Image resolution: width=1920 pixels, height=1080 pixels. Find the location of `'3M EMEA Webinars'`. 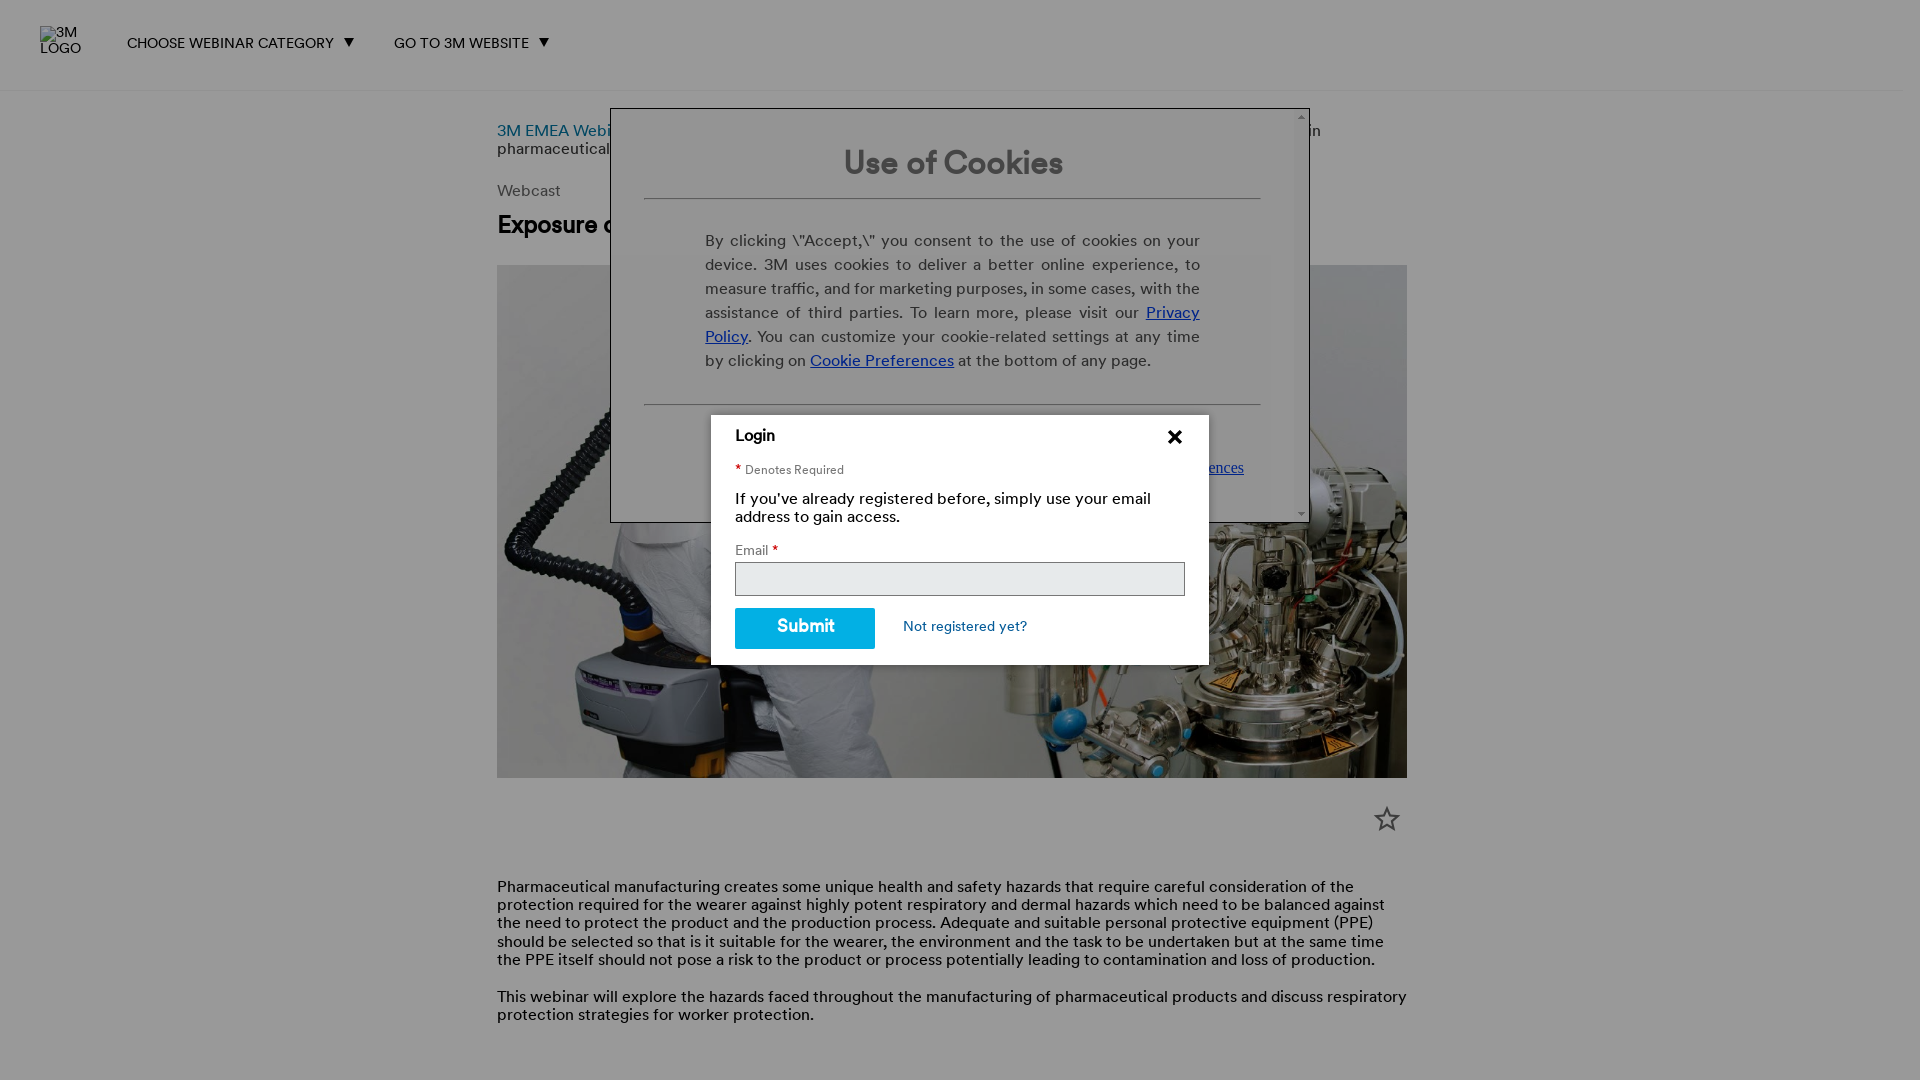

'3M EMEA Webinars' is located at coordinates (495, 131).